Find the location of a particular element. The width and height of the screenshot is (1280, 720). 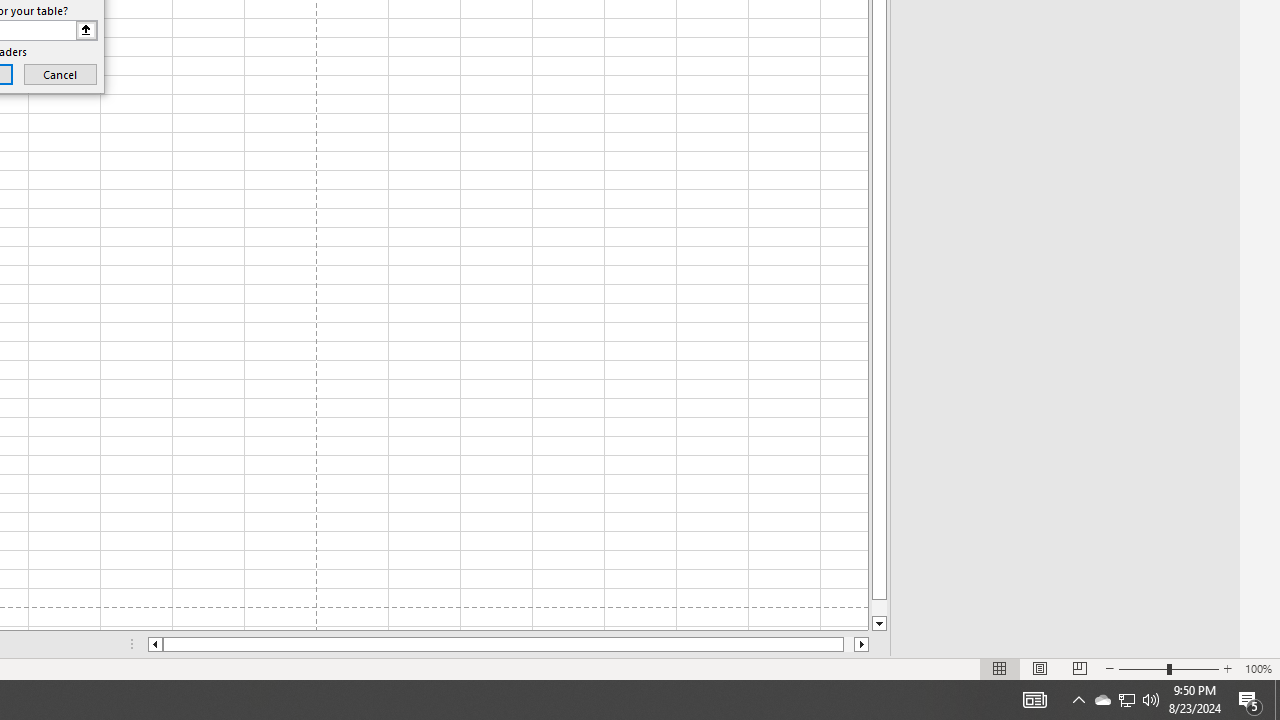

'Zoom In' is located at coordinates (1226, 669).